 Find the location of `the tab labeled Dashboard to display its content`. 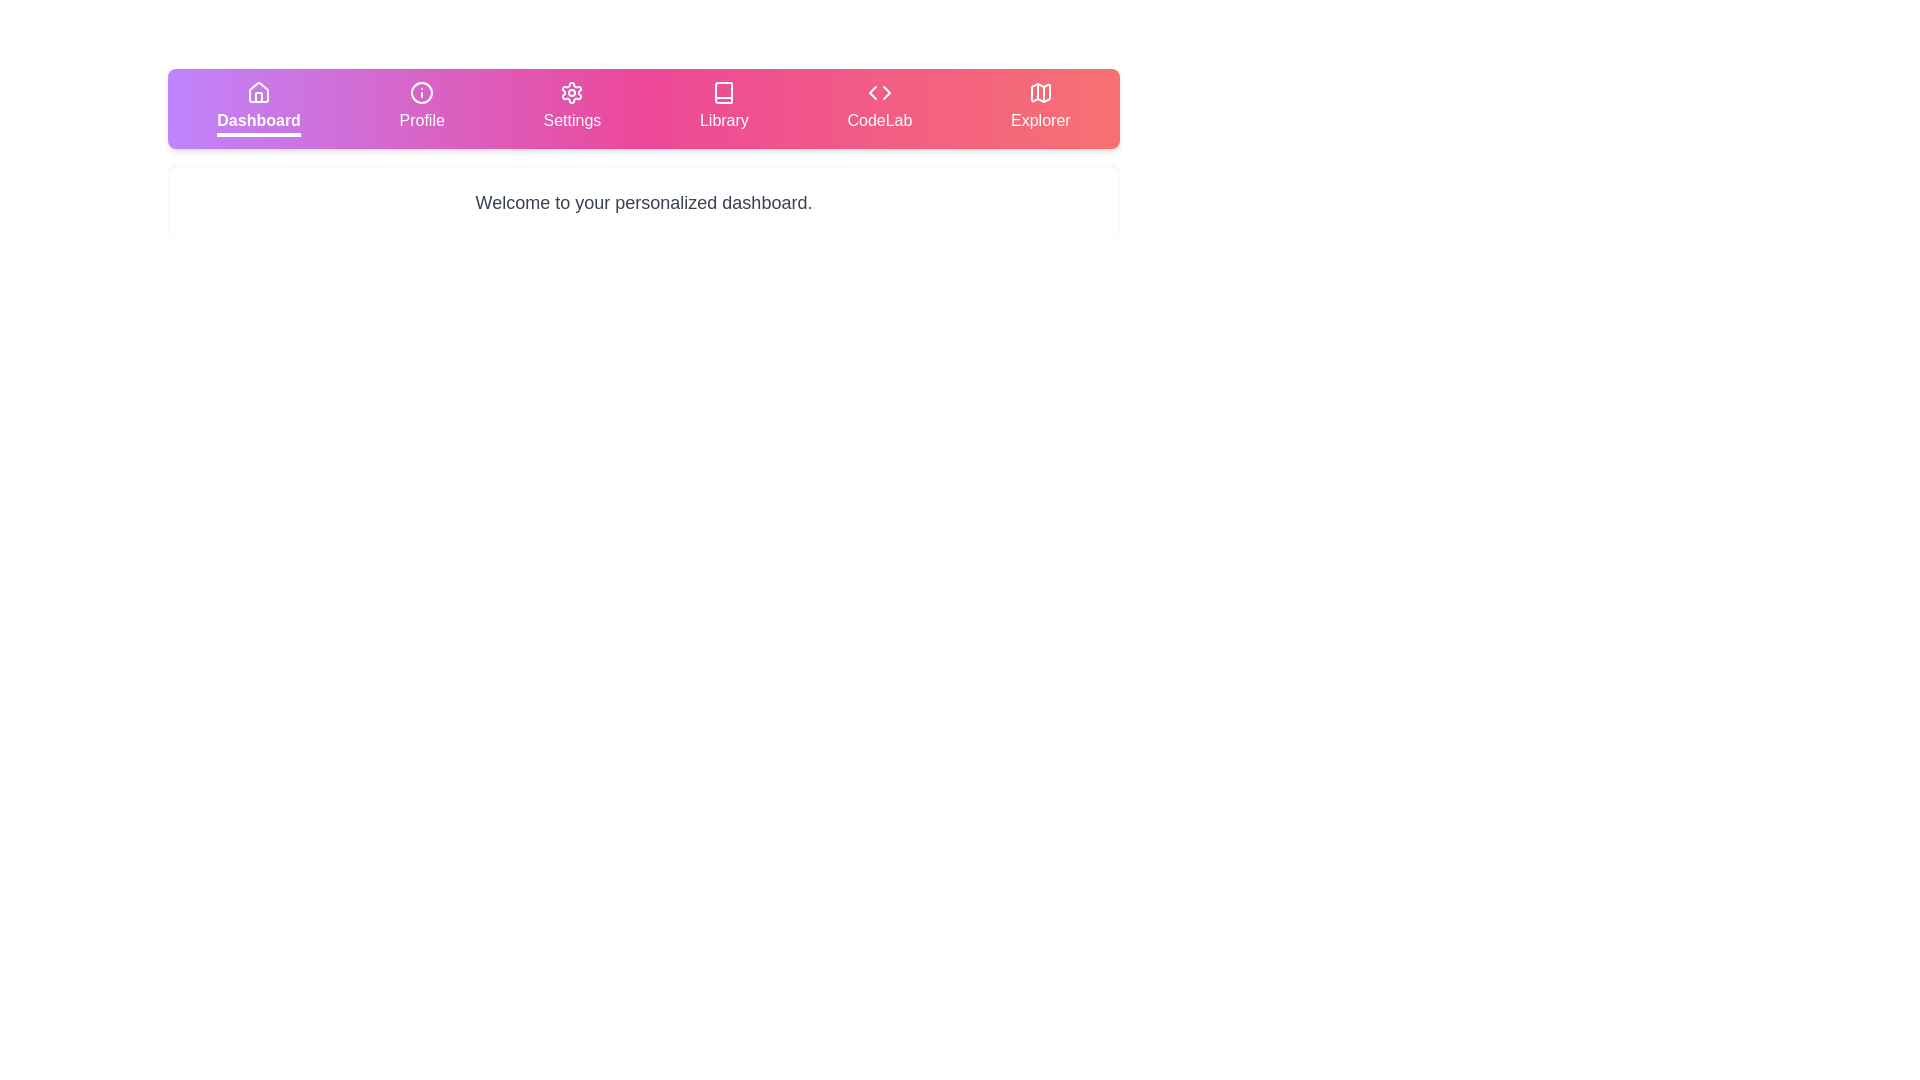

the tab labeled Dashboard to display its content is located at coordinates (258, 108).